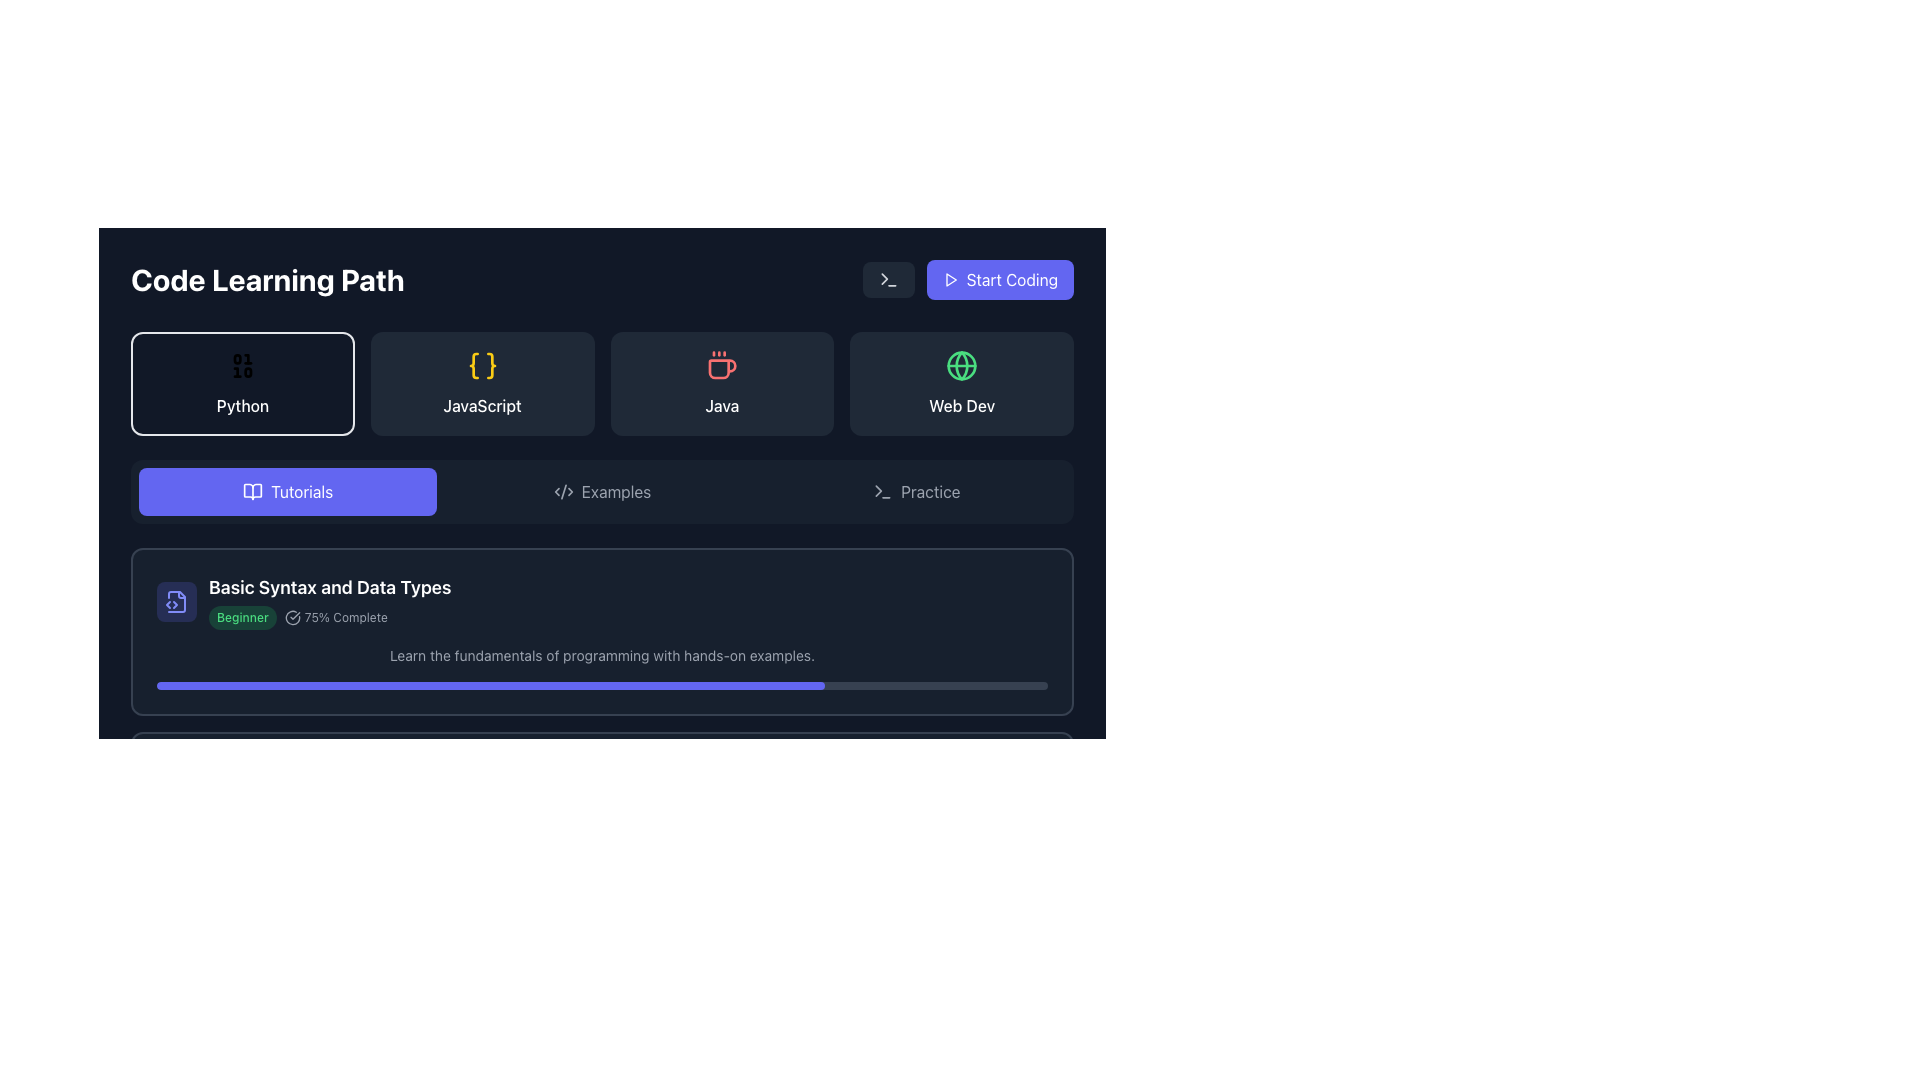 This screenshot has width=1920, height=1080. What do you see at coordinates (330, 616) in the screenshot?
I see `the Progress Indicator with Label and Text displaying '75% Complete' and the label 'Beginner' in green text, located at the bottom of the card titled 'Basic Syntax and Data Types'` at bounding box center [330, 616].